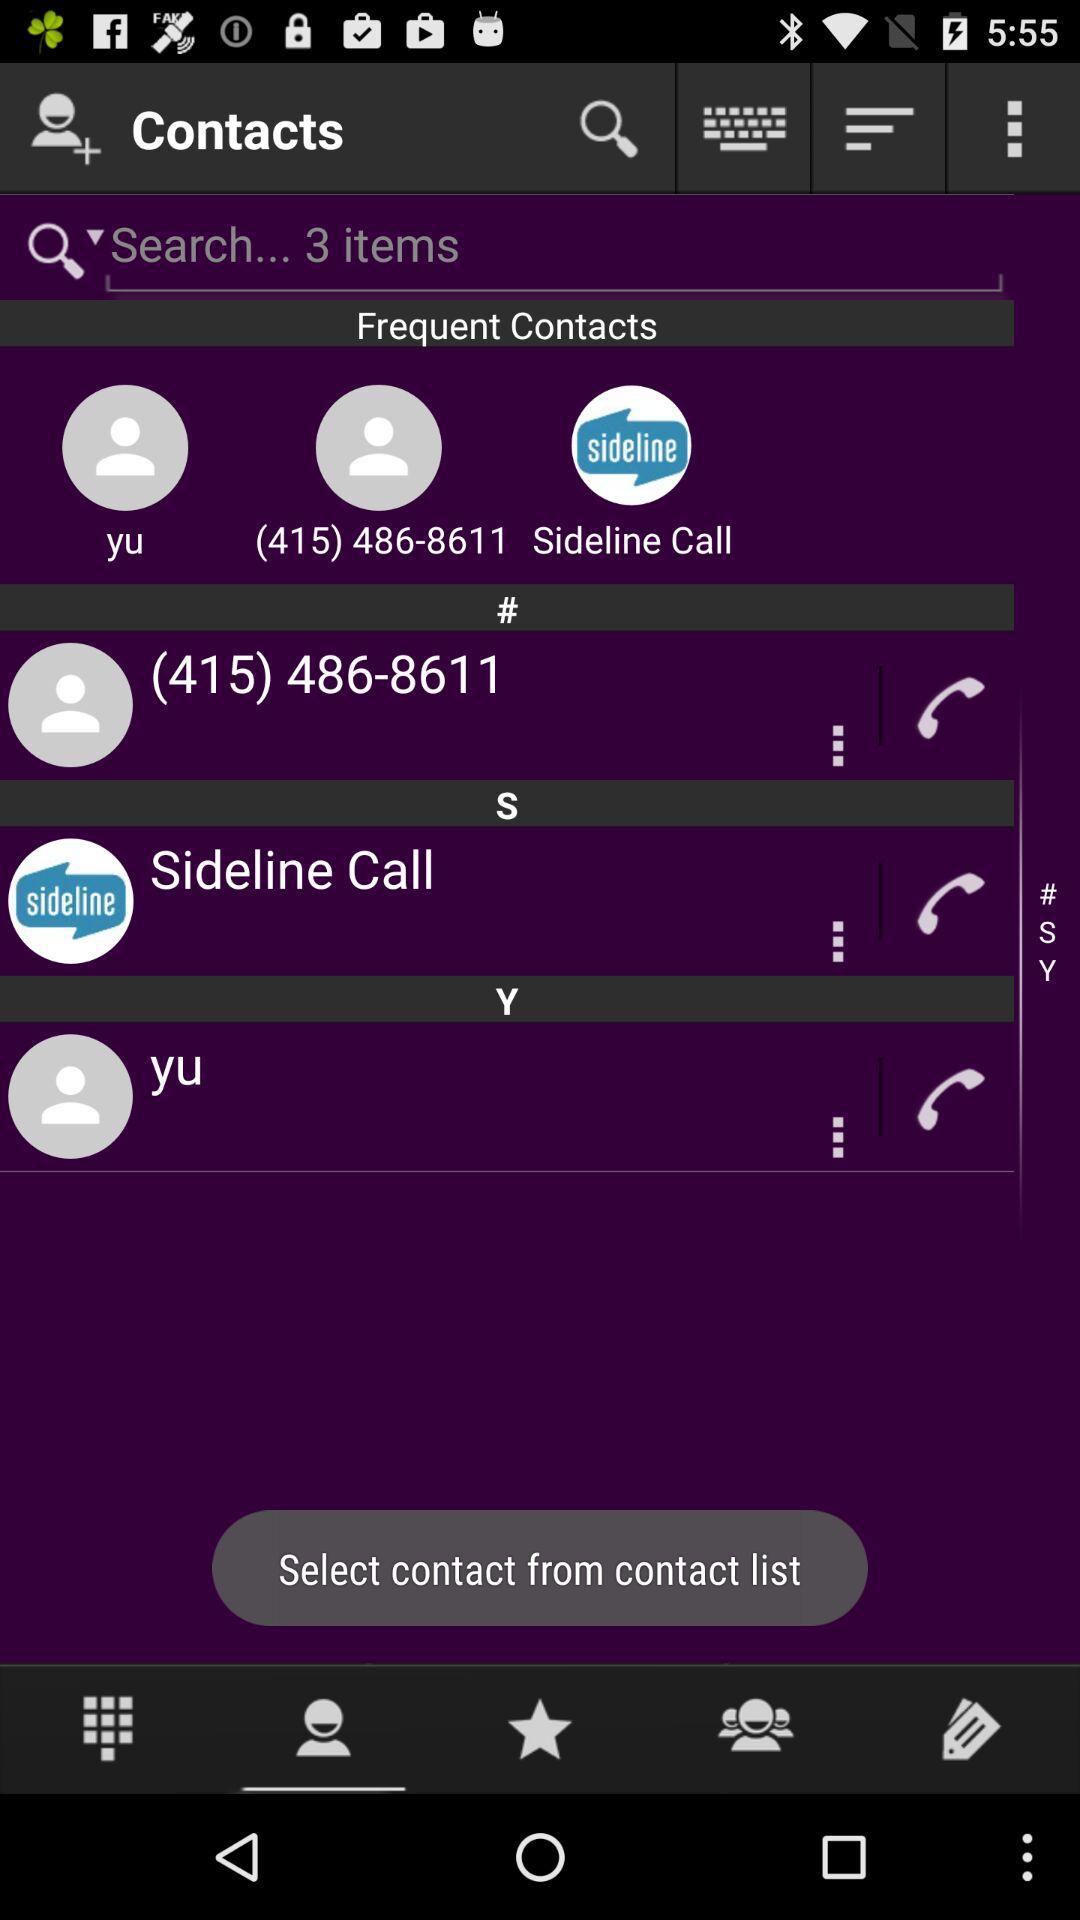 This screenshot has height=1920, width=1080. What do you see at coordinates (108, 1848) in the screenshot?
I see `the dialpad icon` at bounding box center [108, 1848].